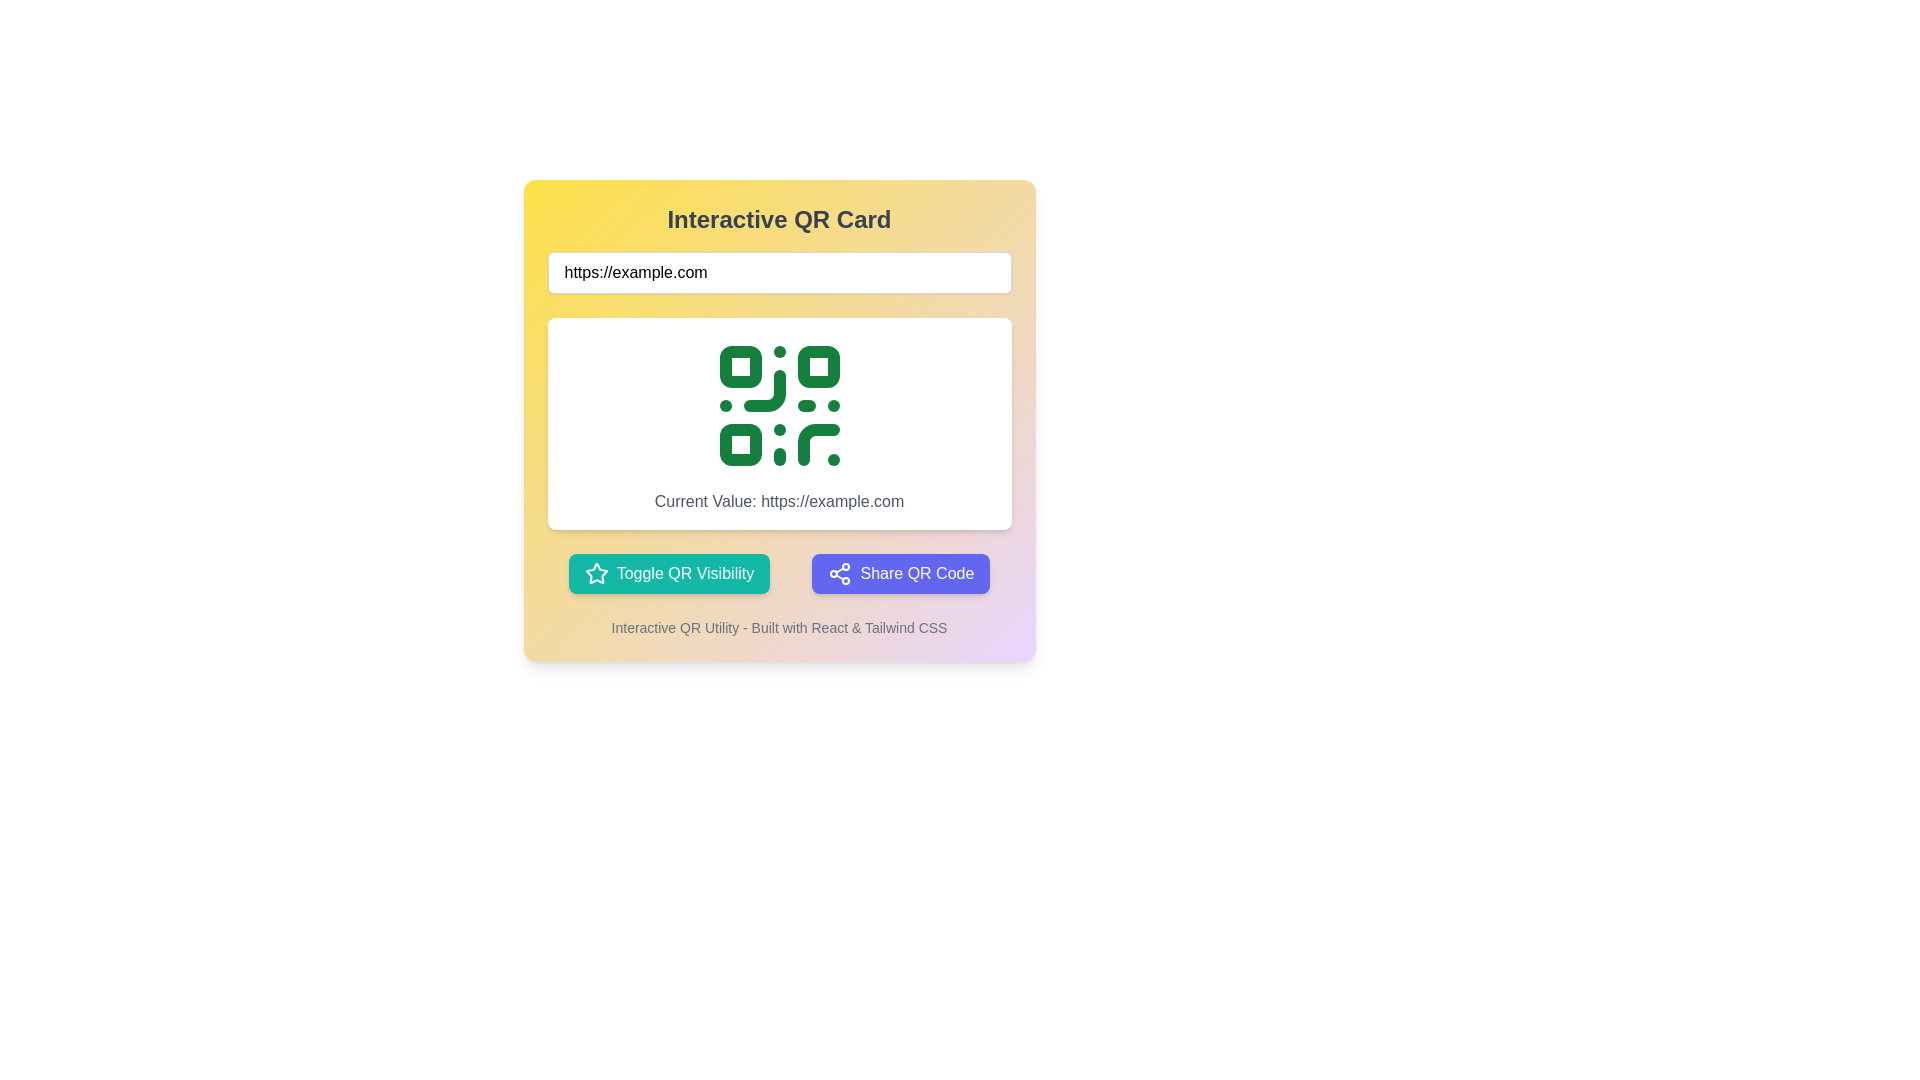  I want to click on the visual cue provided by the icon next to the 'Toggle QR Visibility' button's text, so click(595, 574).